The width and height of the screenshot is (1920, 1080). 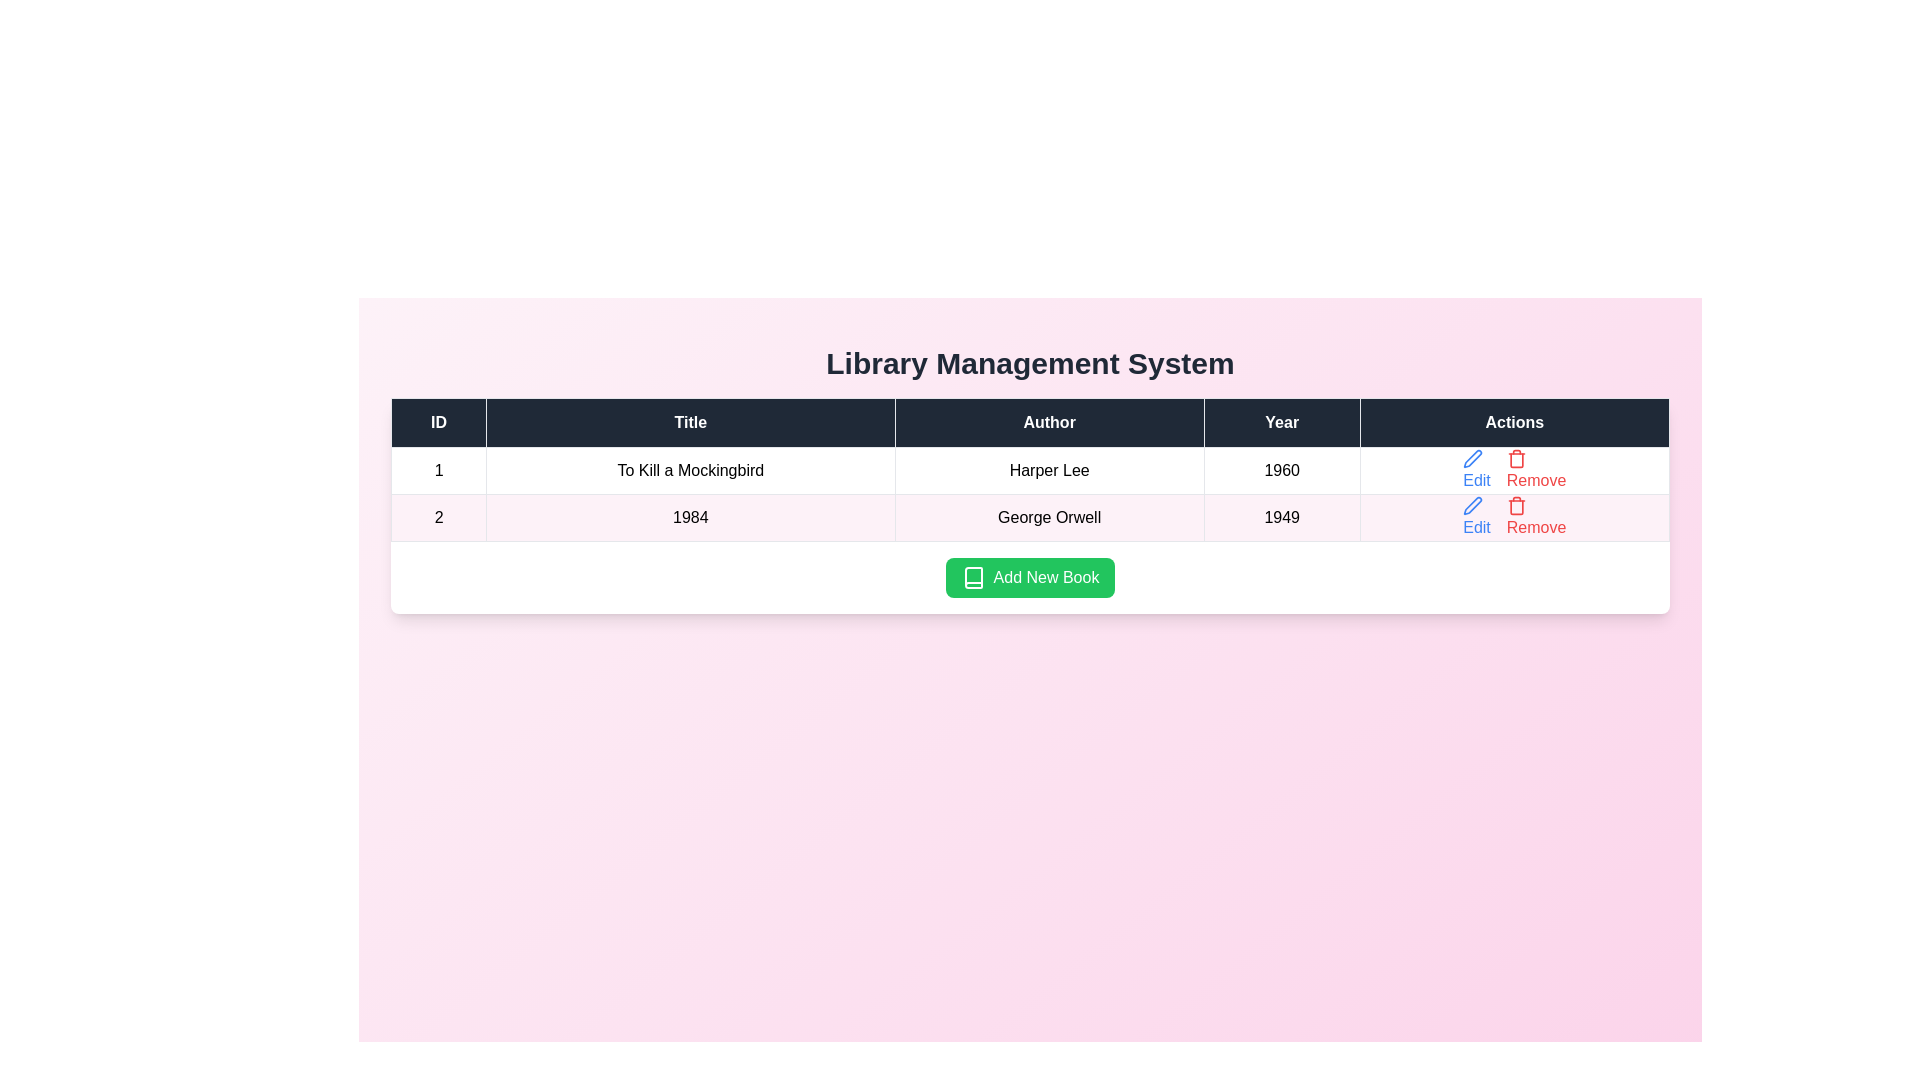 What do you see at coordinates (1030, 578) in the screenshot?
I see `the 'Add New Book' button located below the book information table to initiate the process of adding a new book entry` at bounding box center [1030, 578].